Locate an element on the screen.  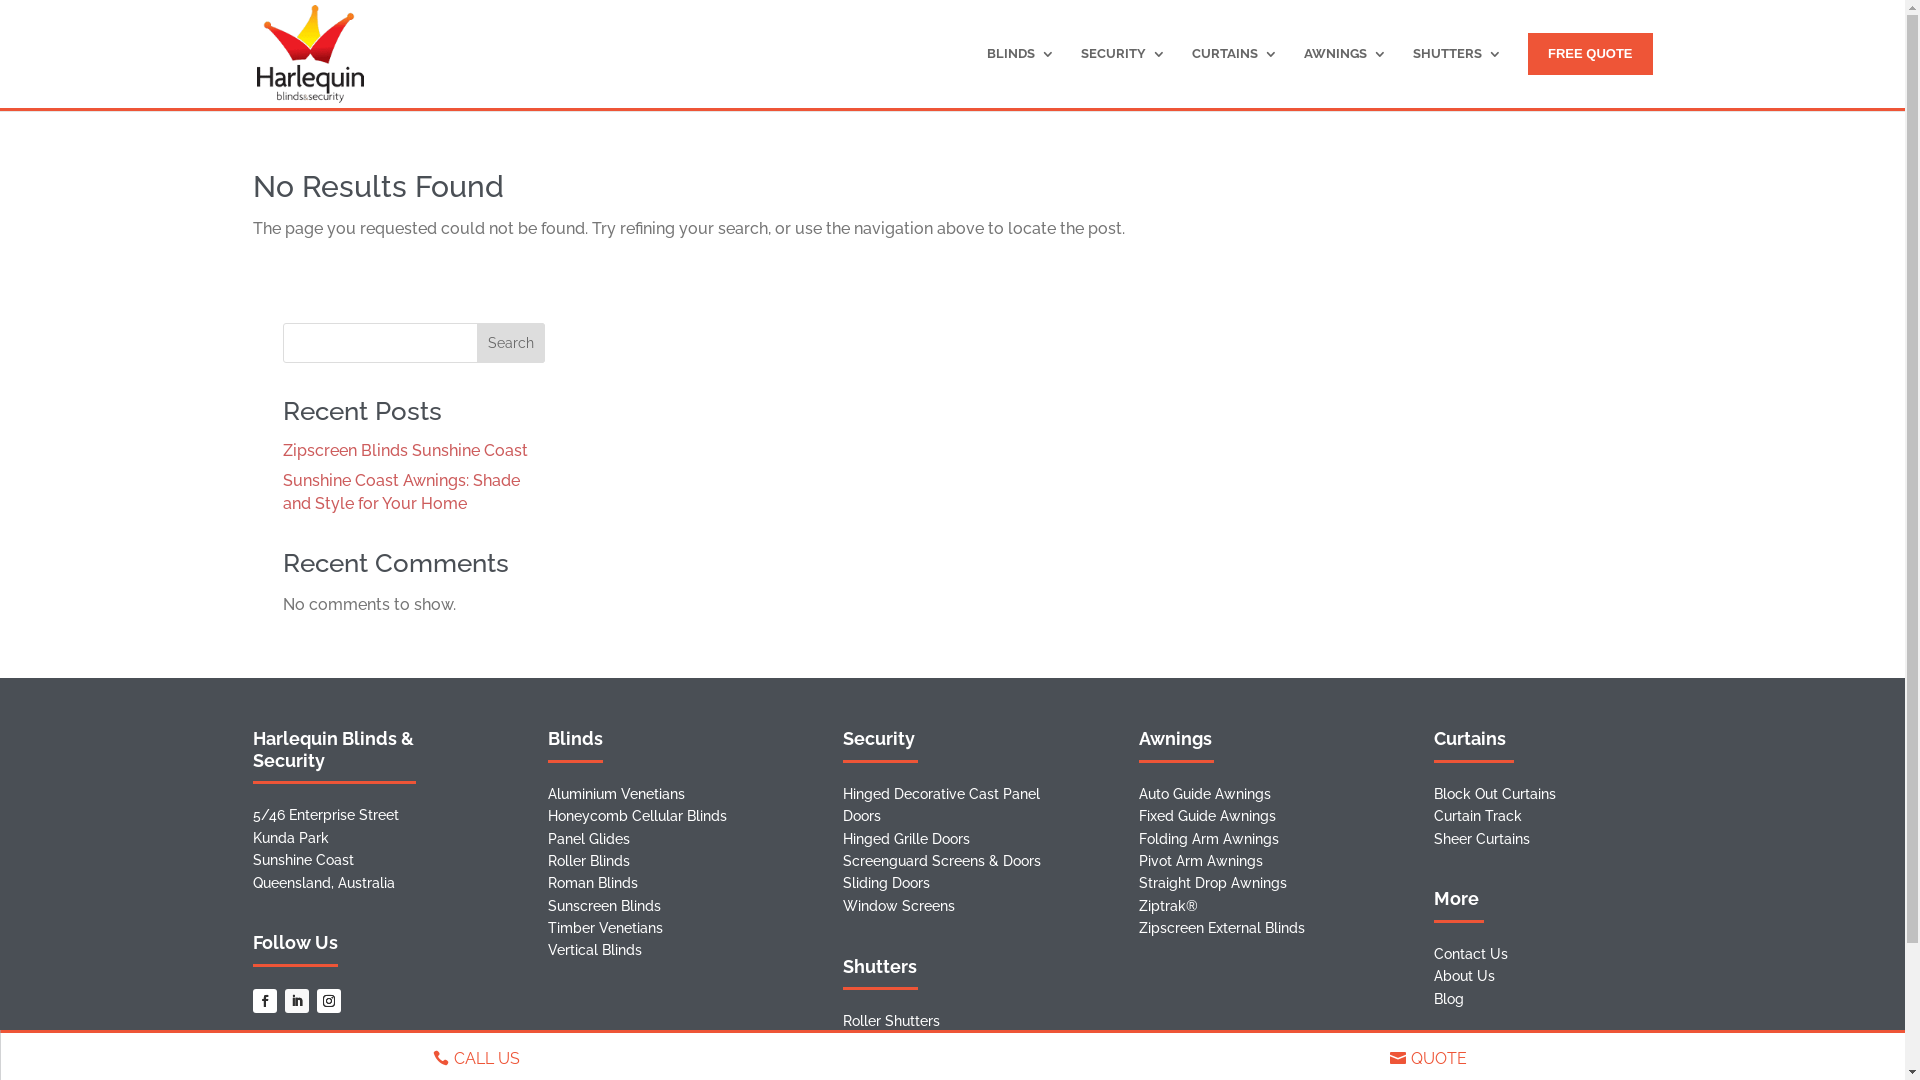
'Vertical Blinds' is located at coordinates (594, 948).